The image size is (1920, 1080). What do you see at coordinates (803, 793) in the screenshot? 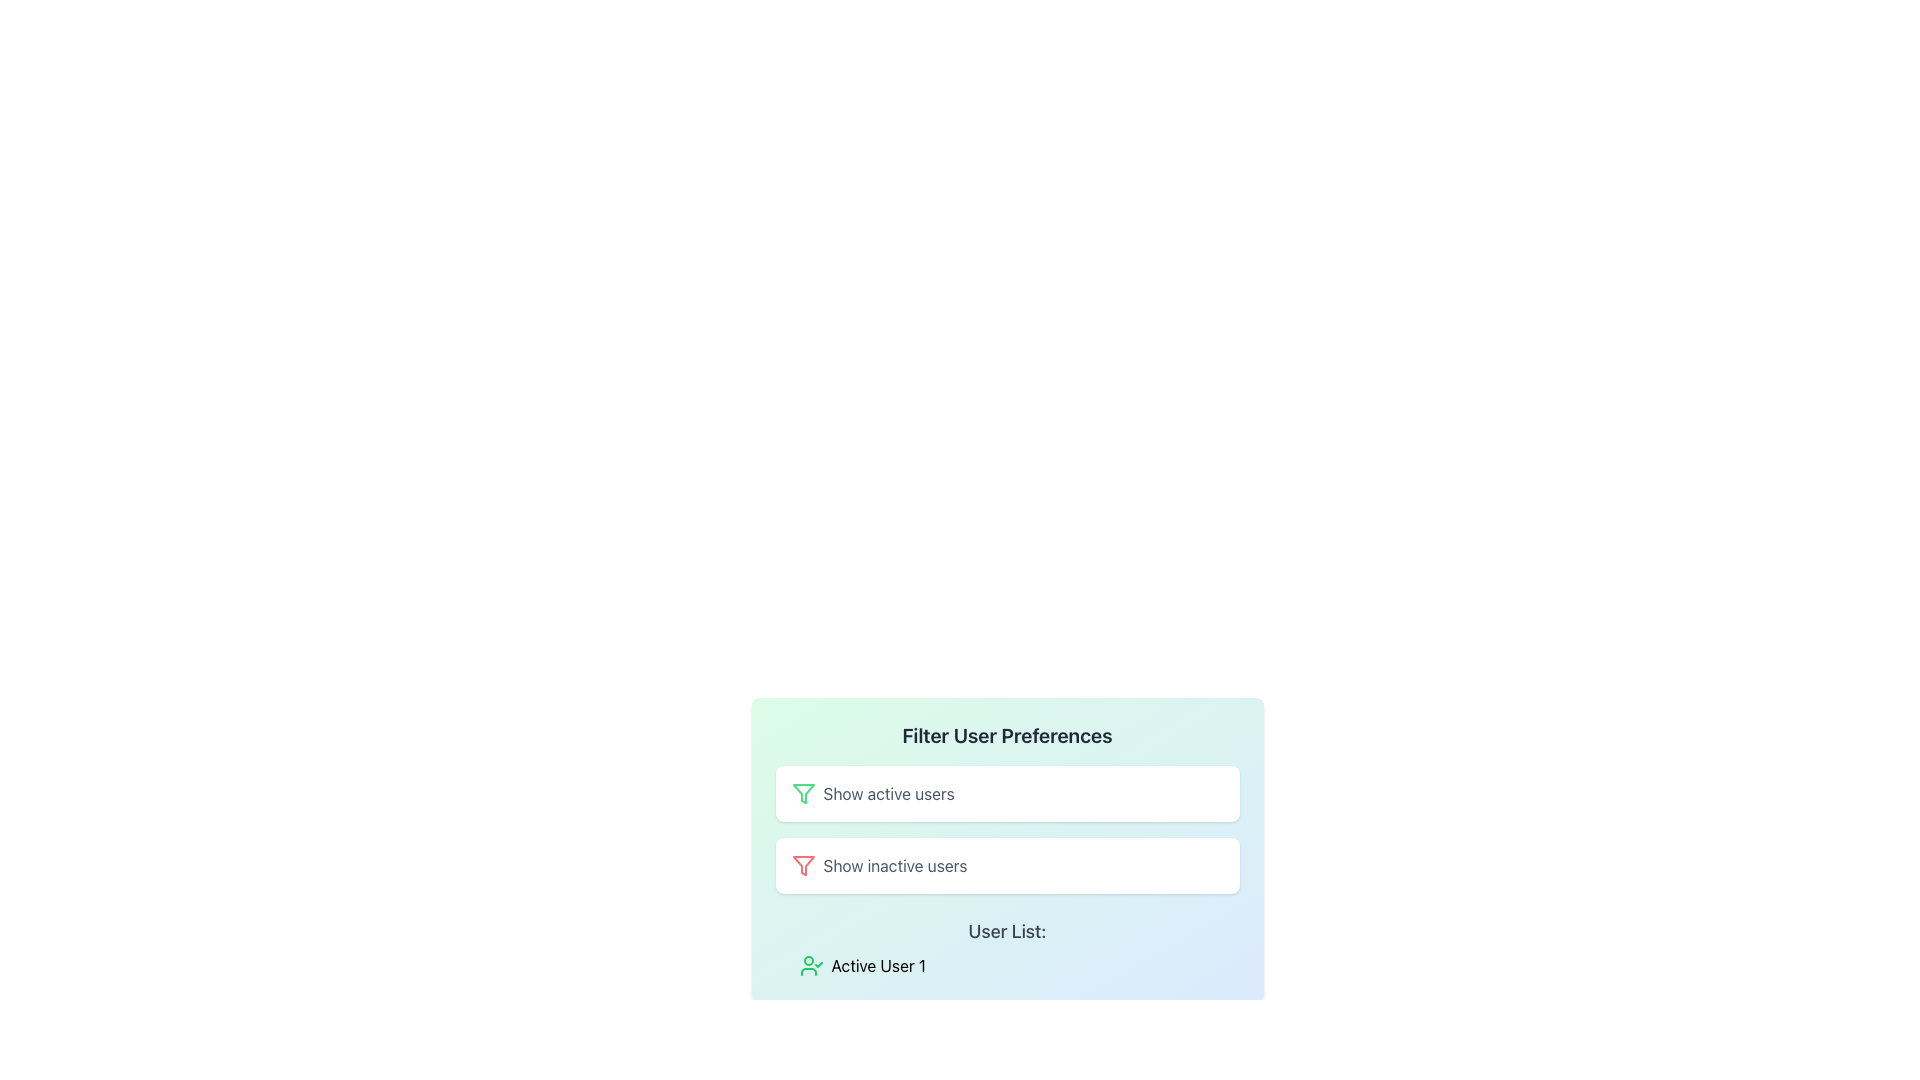
I see `the green filter icon with a funnel design, located to the left of the 'Show active users' text` at bounding box center [803, 793].